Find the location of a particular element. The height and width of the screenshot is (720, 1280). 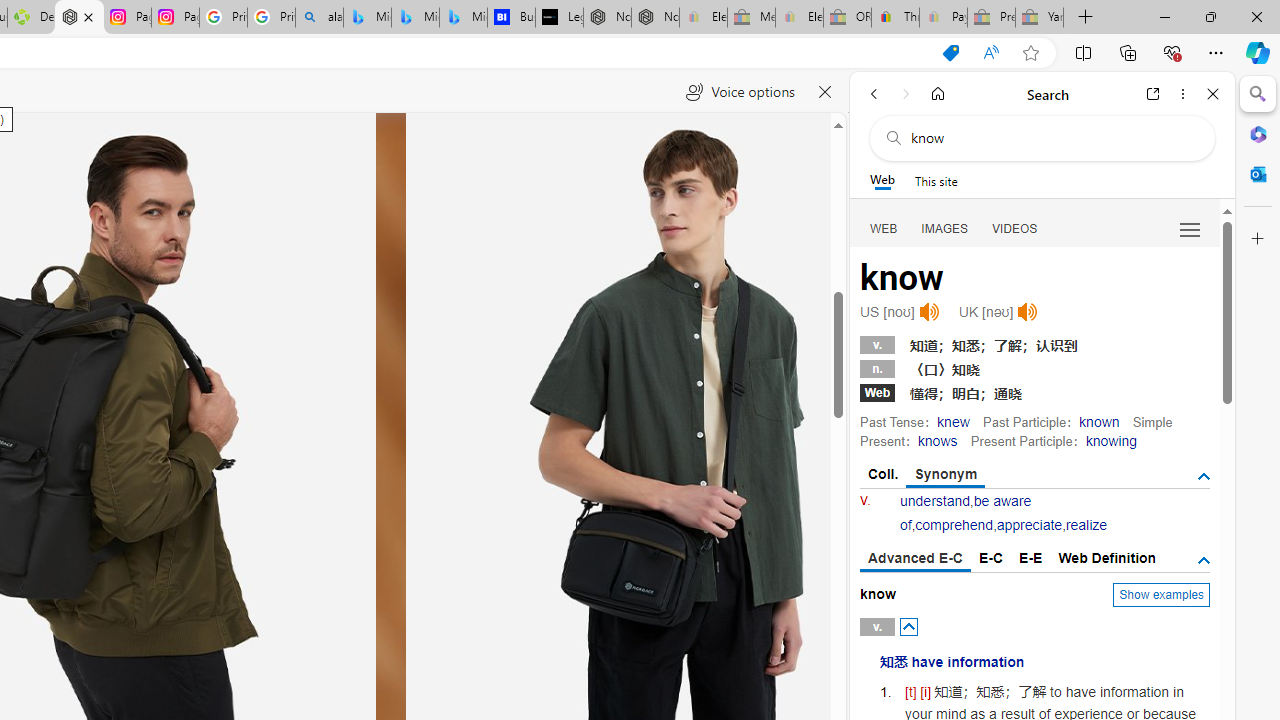

'This site has coupons! Shopping in Microsoft Edge' is located at coordinates (950, 52).